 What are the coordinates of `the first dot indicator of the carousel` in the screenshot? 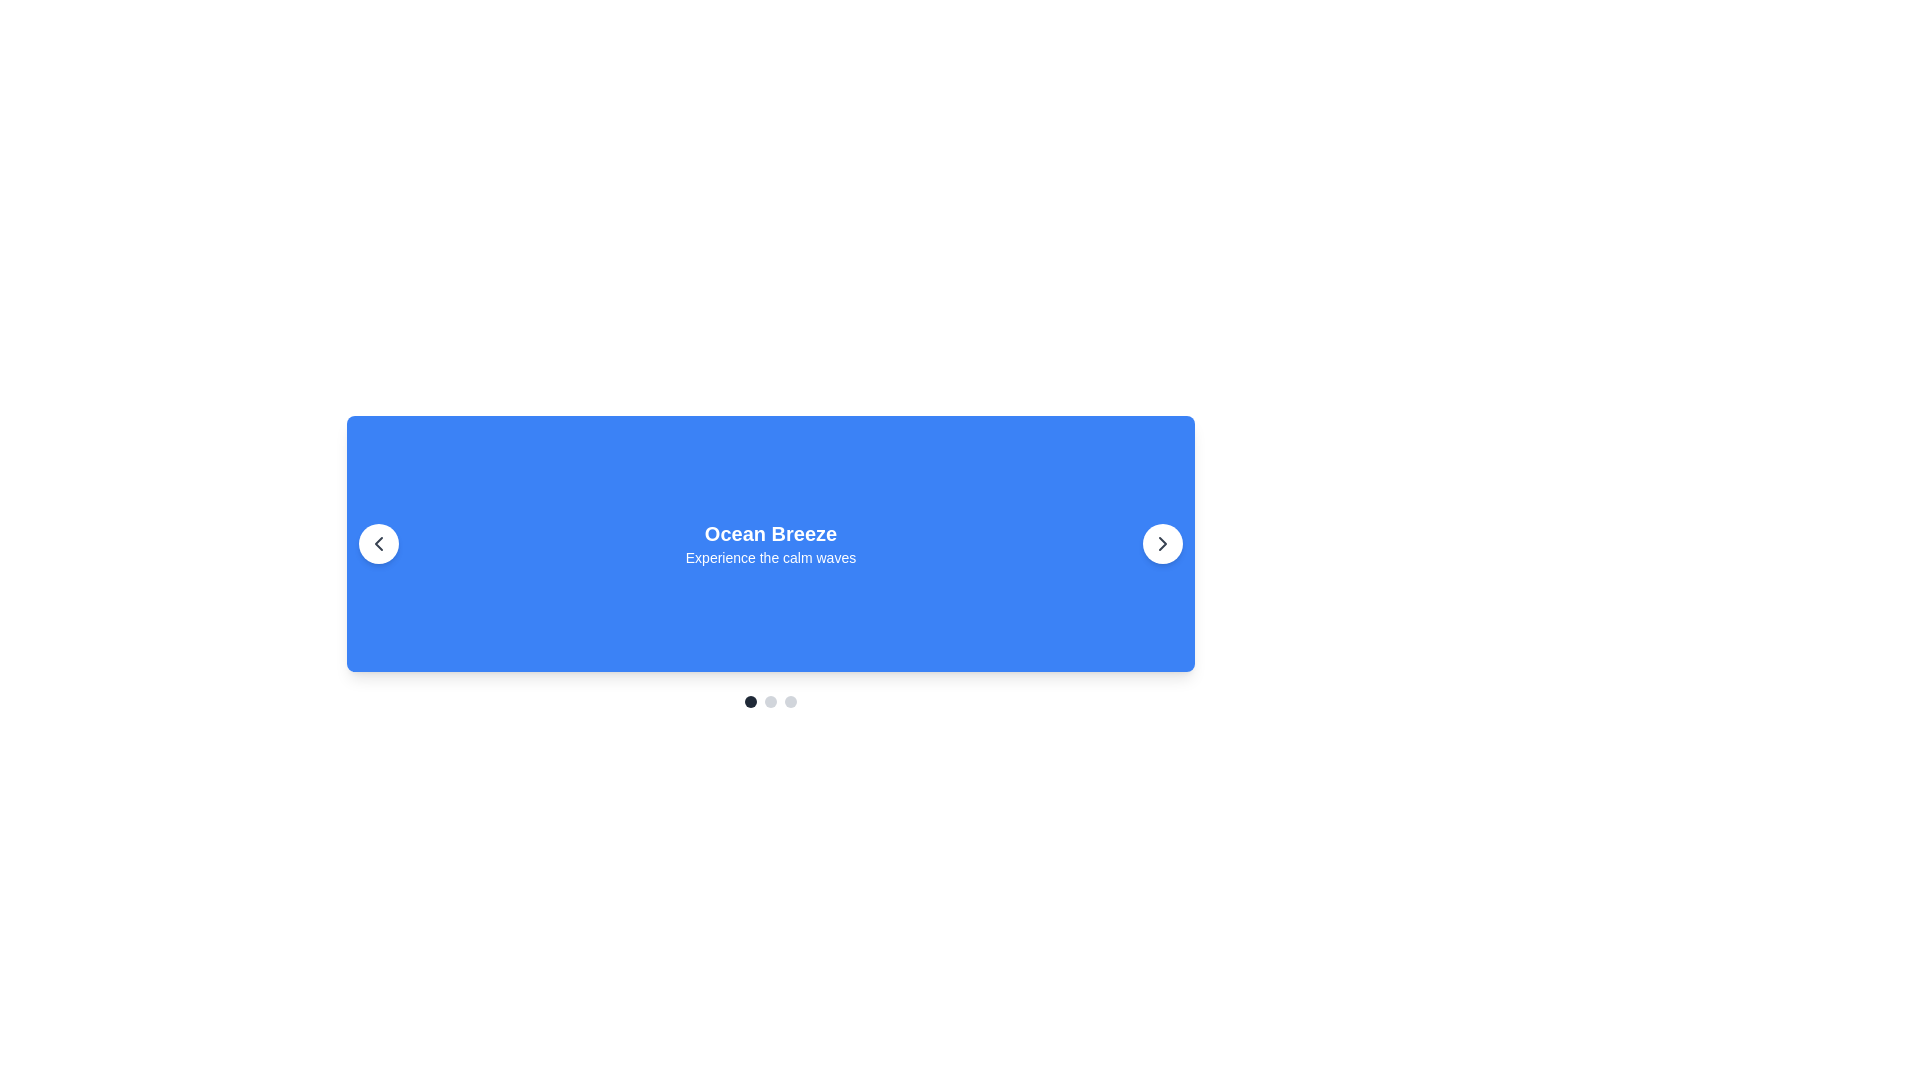 It's located at (749, 701).